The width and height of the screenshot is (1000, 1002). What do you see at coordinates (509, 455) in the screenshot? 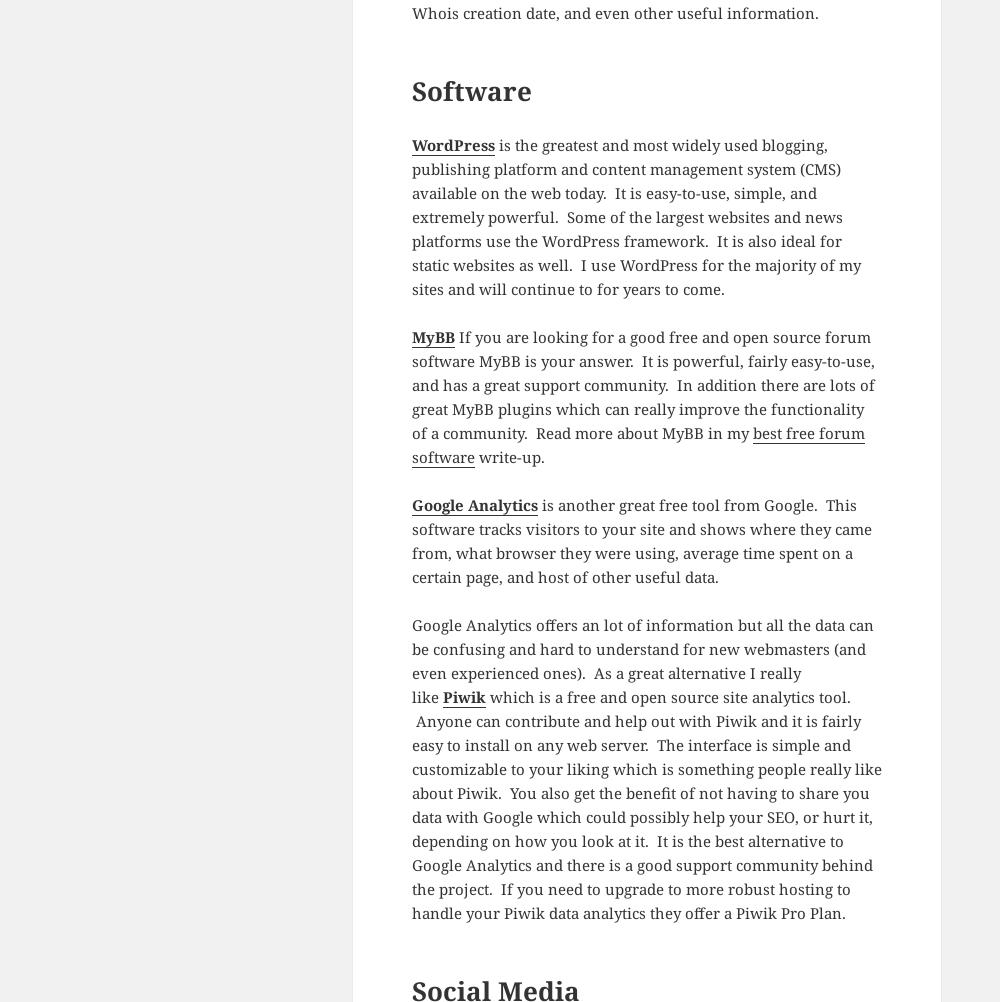
I see `'write-up.'` at bounding box center [509, 455].